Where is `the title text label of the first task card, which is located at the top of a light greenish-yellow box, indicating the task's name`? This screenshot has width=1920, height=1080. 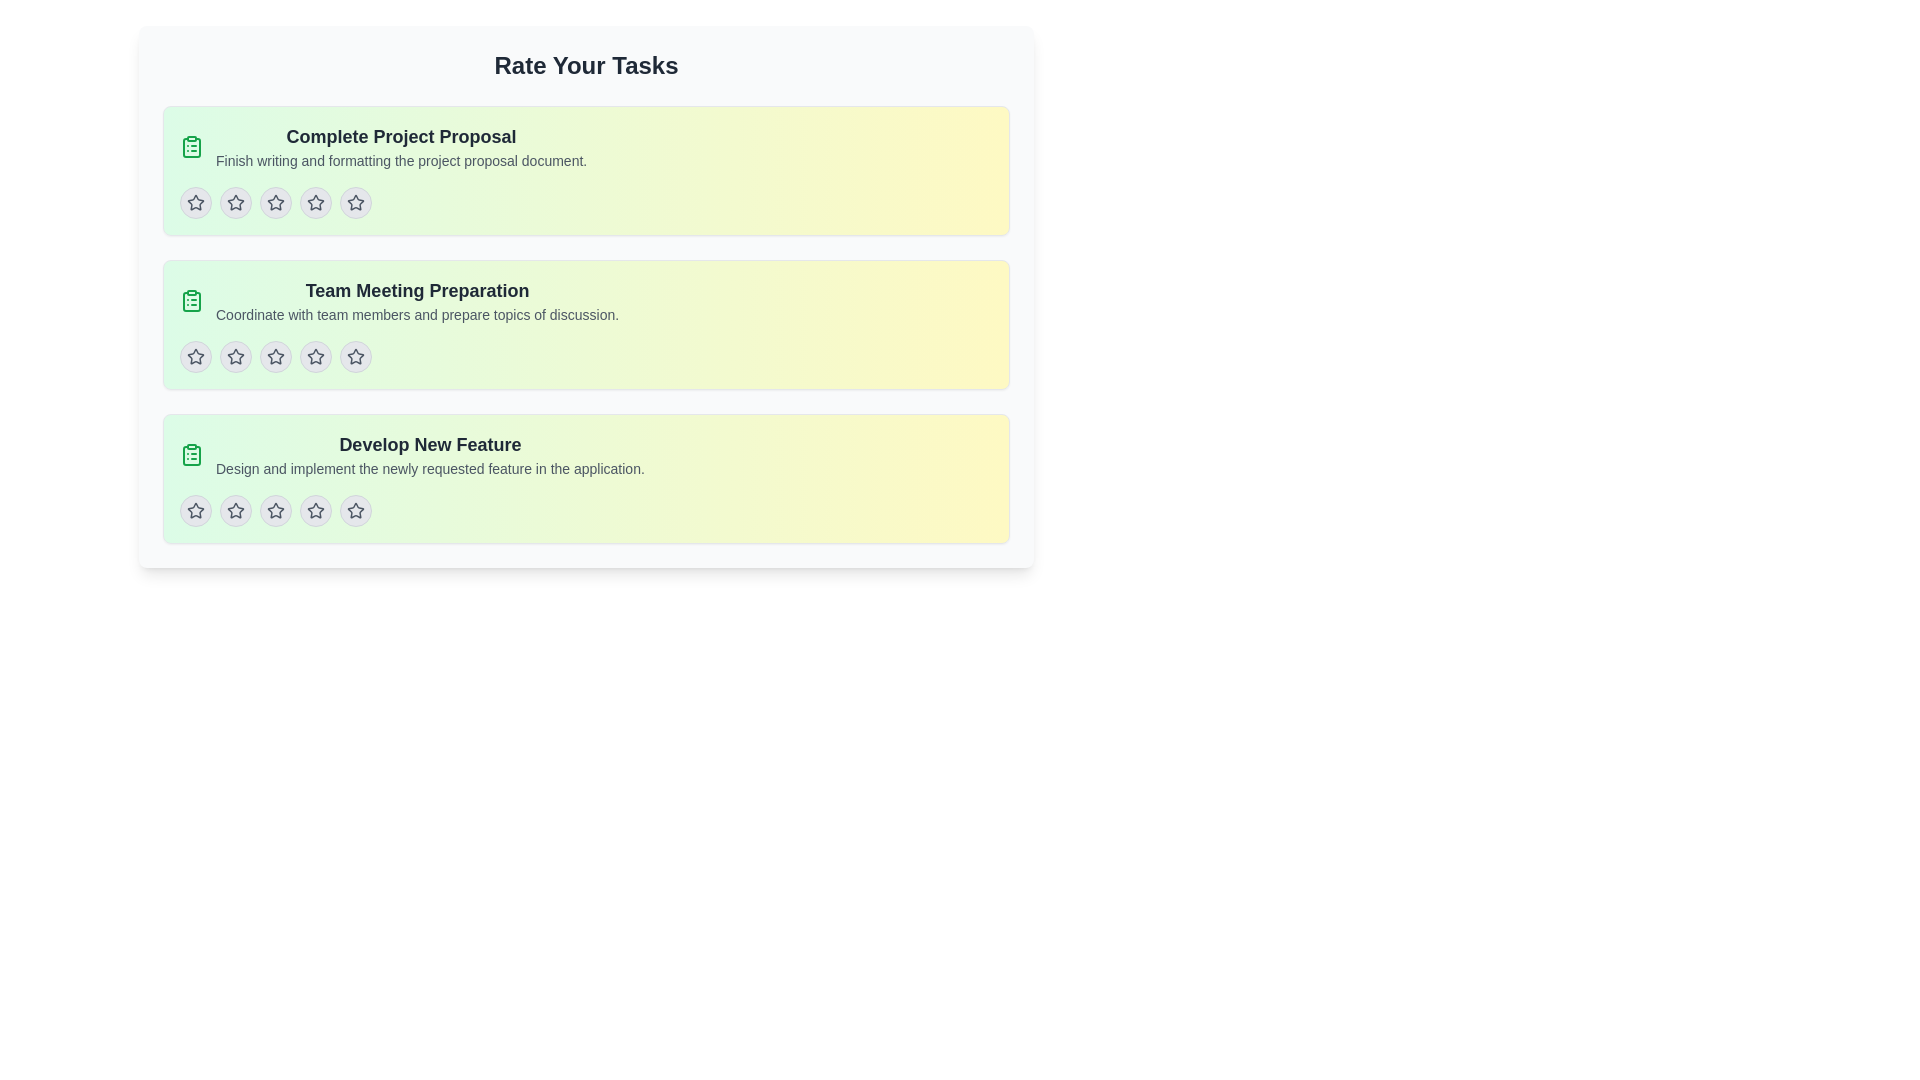 the title text label of the first task card, which is located at the top of a light greenish-yellow box, indicating the task's name is located at coordinates (400, 136).